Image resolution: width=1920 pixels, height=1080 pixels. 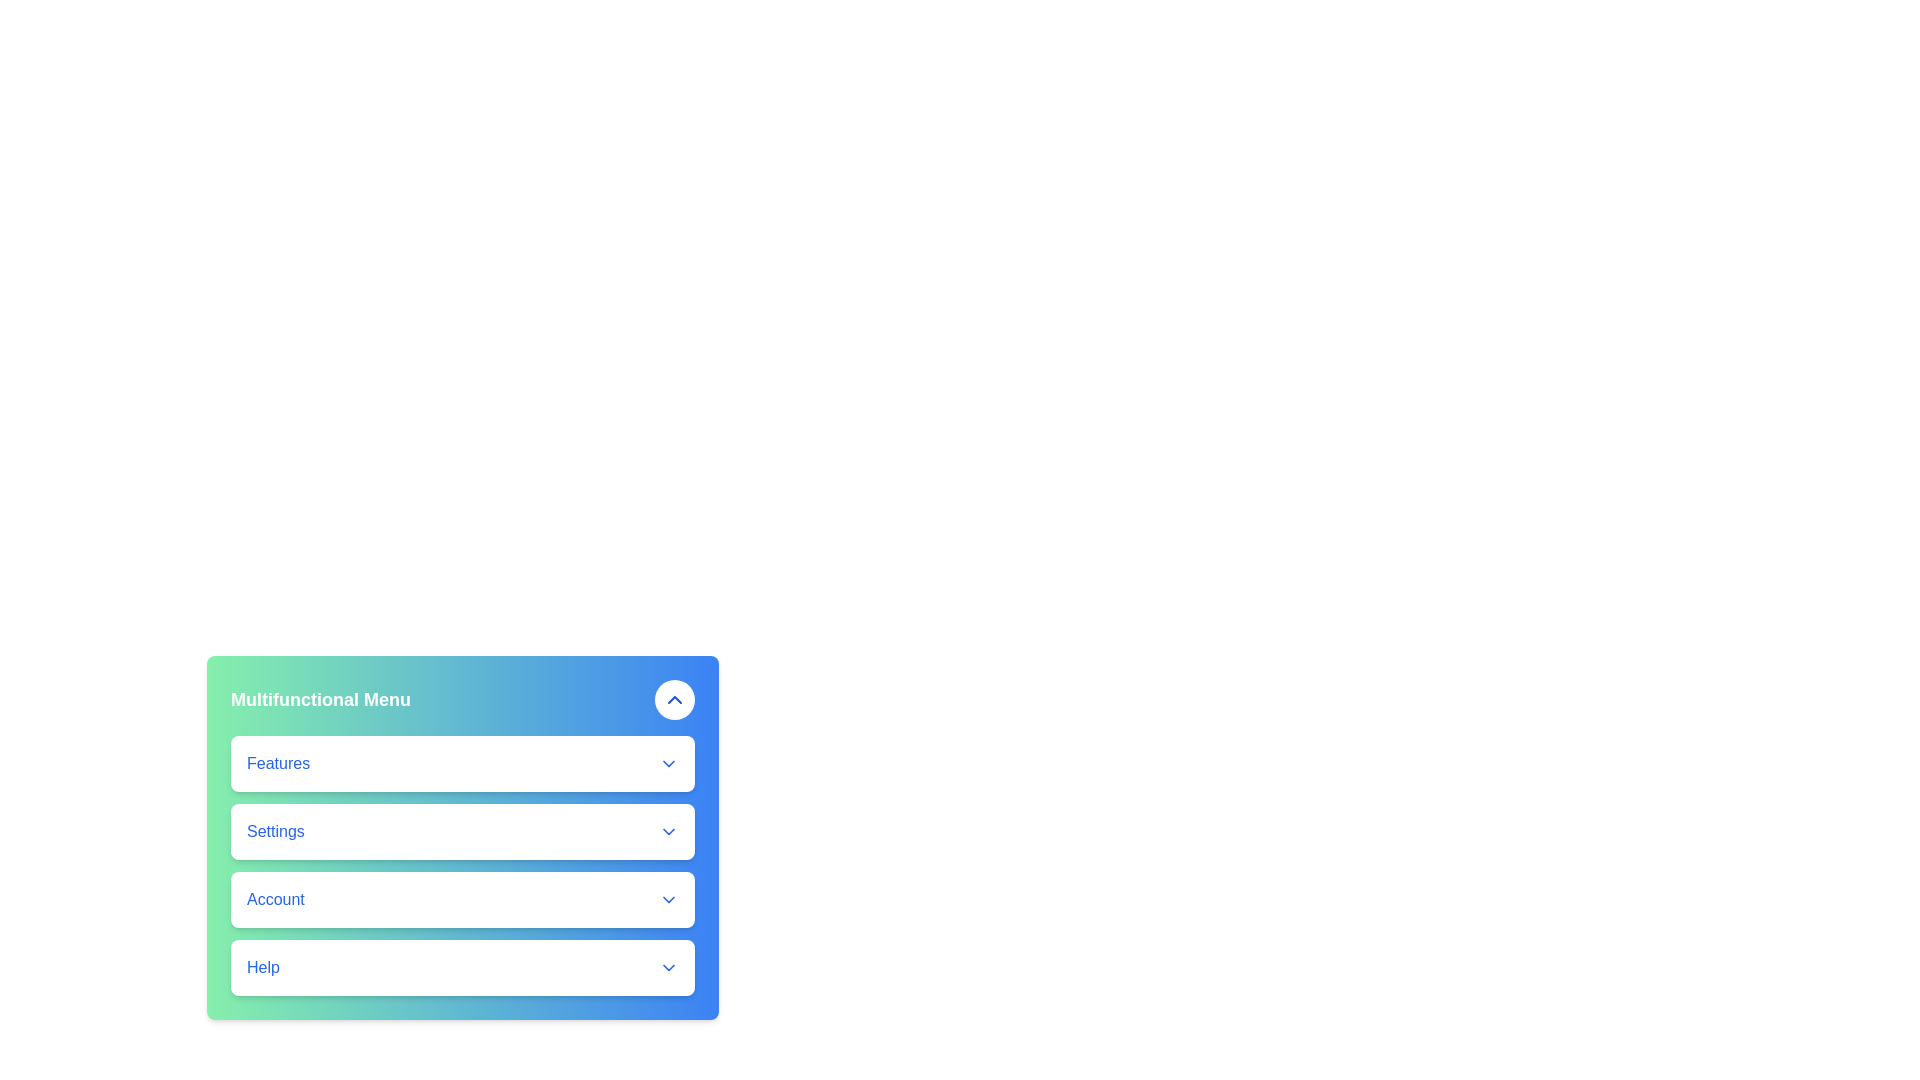 What do you see at coordinates (668, 898) in the screenshot?
I see `the chevron down icon located on the right side of the 'Account' label` at bounding box center [668, 898].